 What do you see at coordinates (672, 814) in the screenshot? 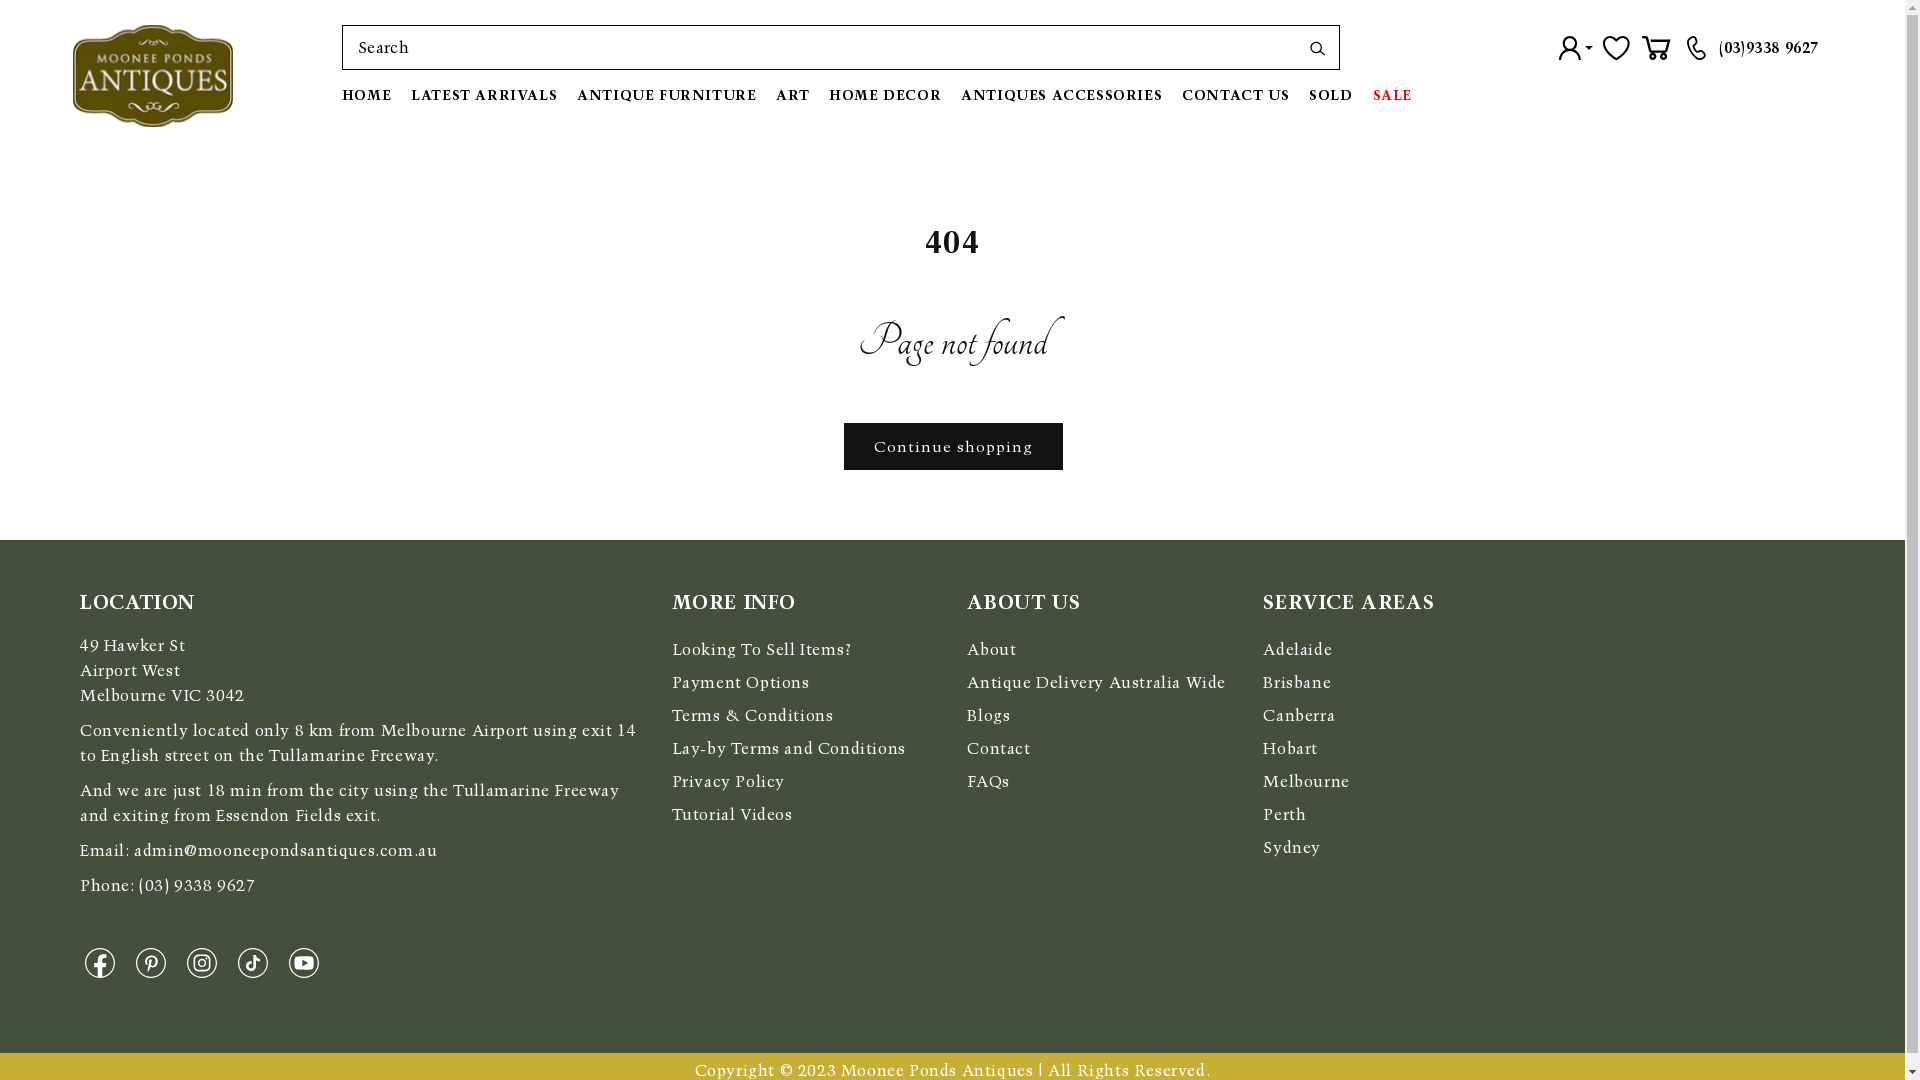
I see `'Tutorial Videos'` at bounding box center [672, 814].